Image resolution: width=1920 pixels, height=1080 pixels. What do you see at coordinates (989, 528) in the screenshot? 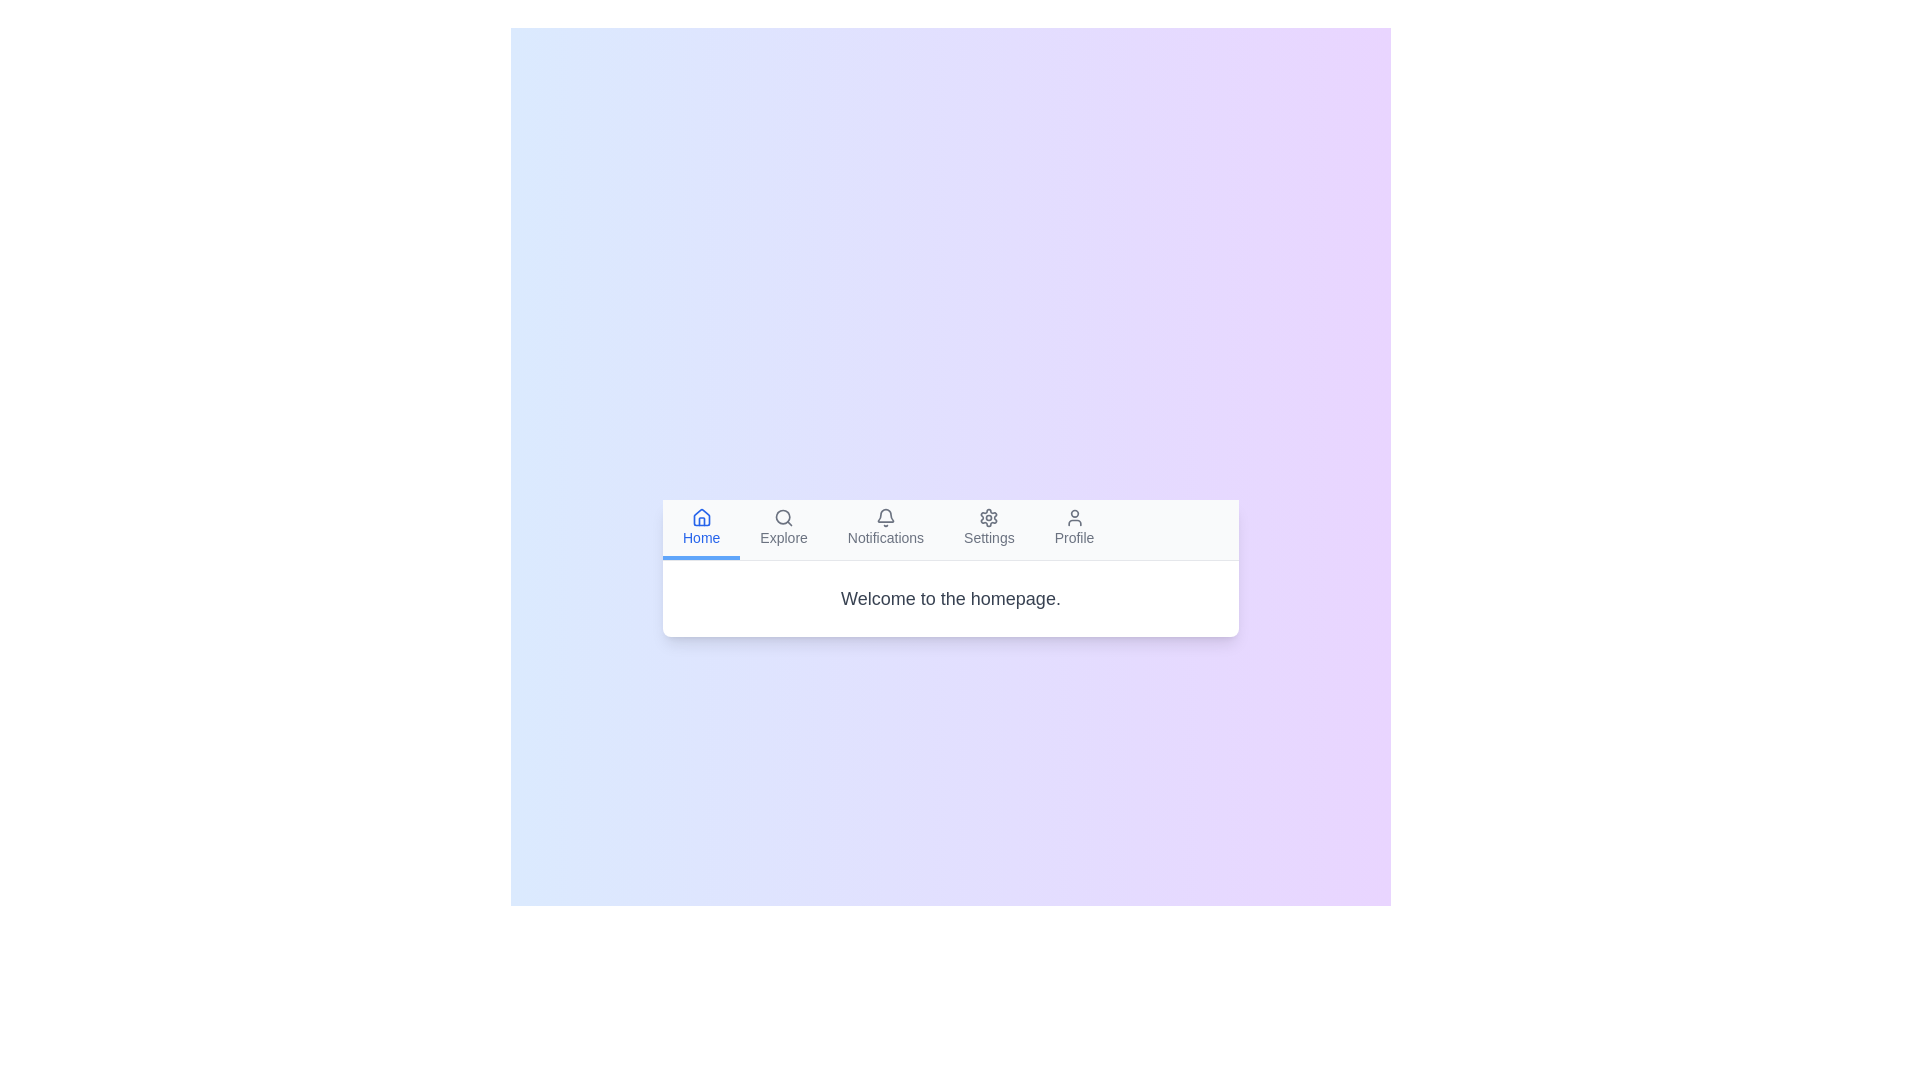
I see `the tab labeled Settings to select it` at bounding box center [989, 528].